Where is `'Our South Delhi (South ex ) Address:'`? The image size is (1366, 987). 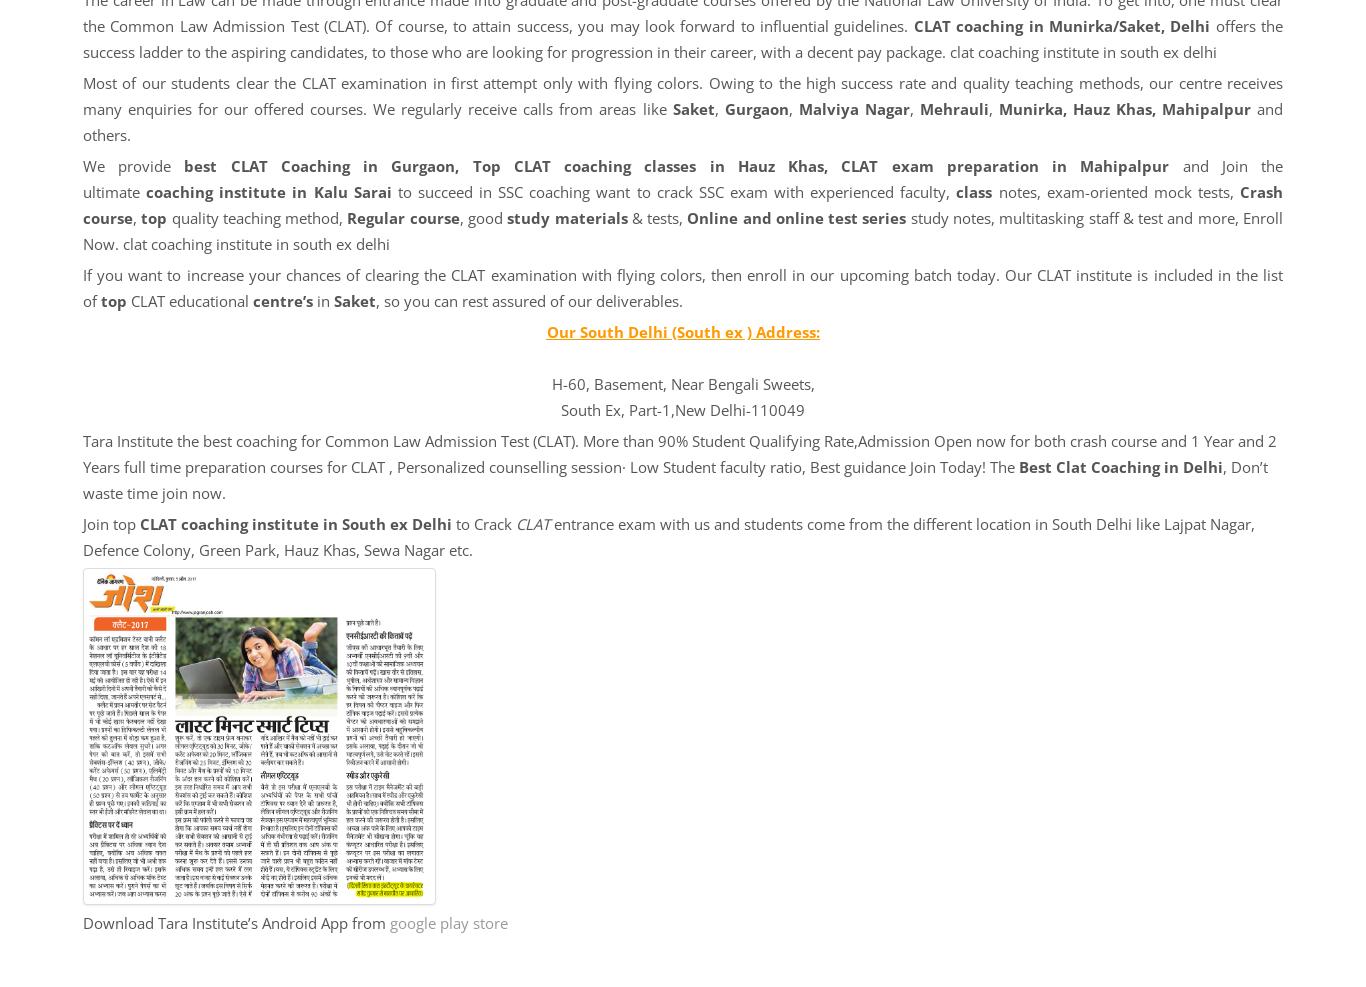 'Our South Delhi (South ex ) Address:' is located at coordinates (681, 331).